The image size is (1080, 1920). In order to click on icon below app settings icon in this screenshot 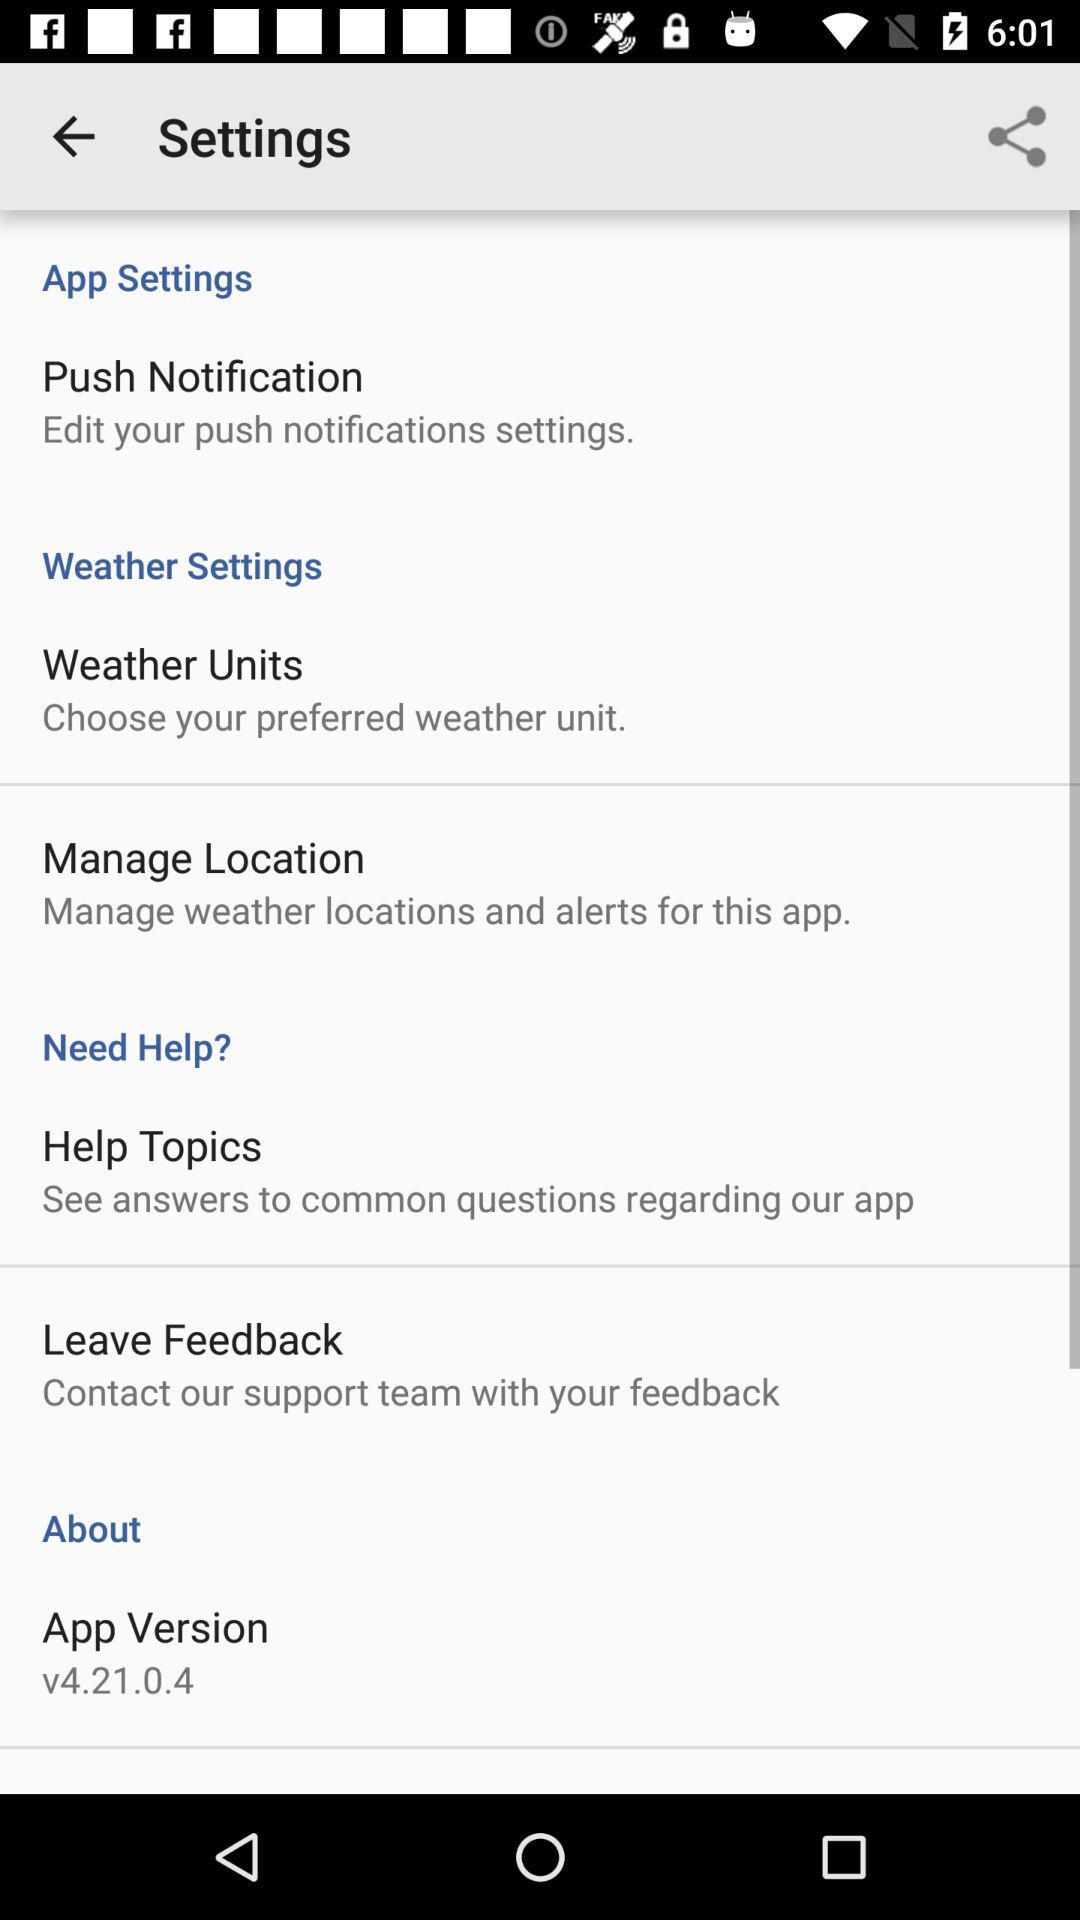, I will do `click(202, 374)`.